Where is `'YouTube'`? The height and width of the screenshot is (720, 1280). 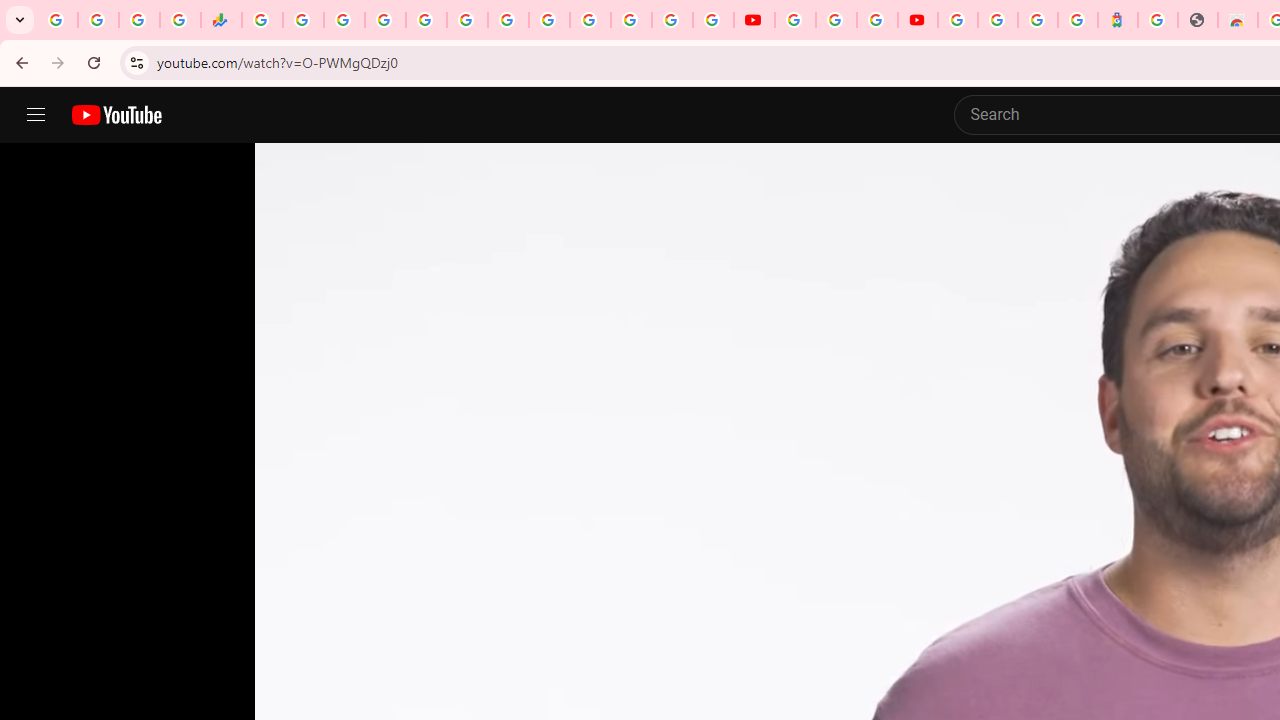 'YouTube' is located at coordinates (794, 20).